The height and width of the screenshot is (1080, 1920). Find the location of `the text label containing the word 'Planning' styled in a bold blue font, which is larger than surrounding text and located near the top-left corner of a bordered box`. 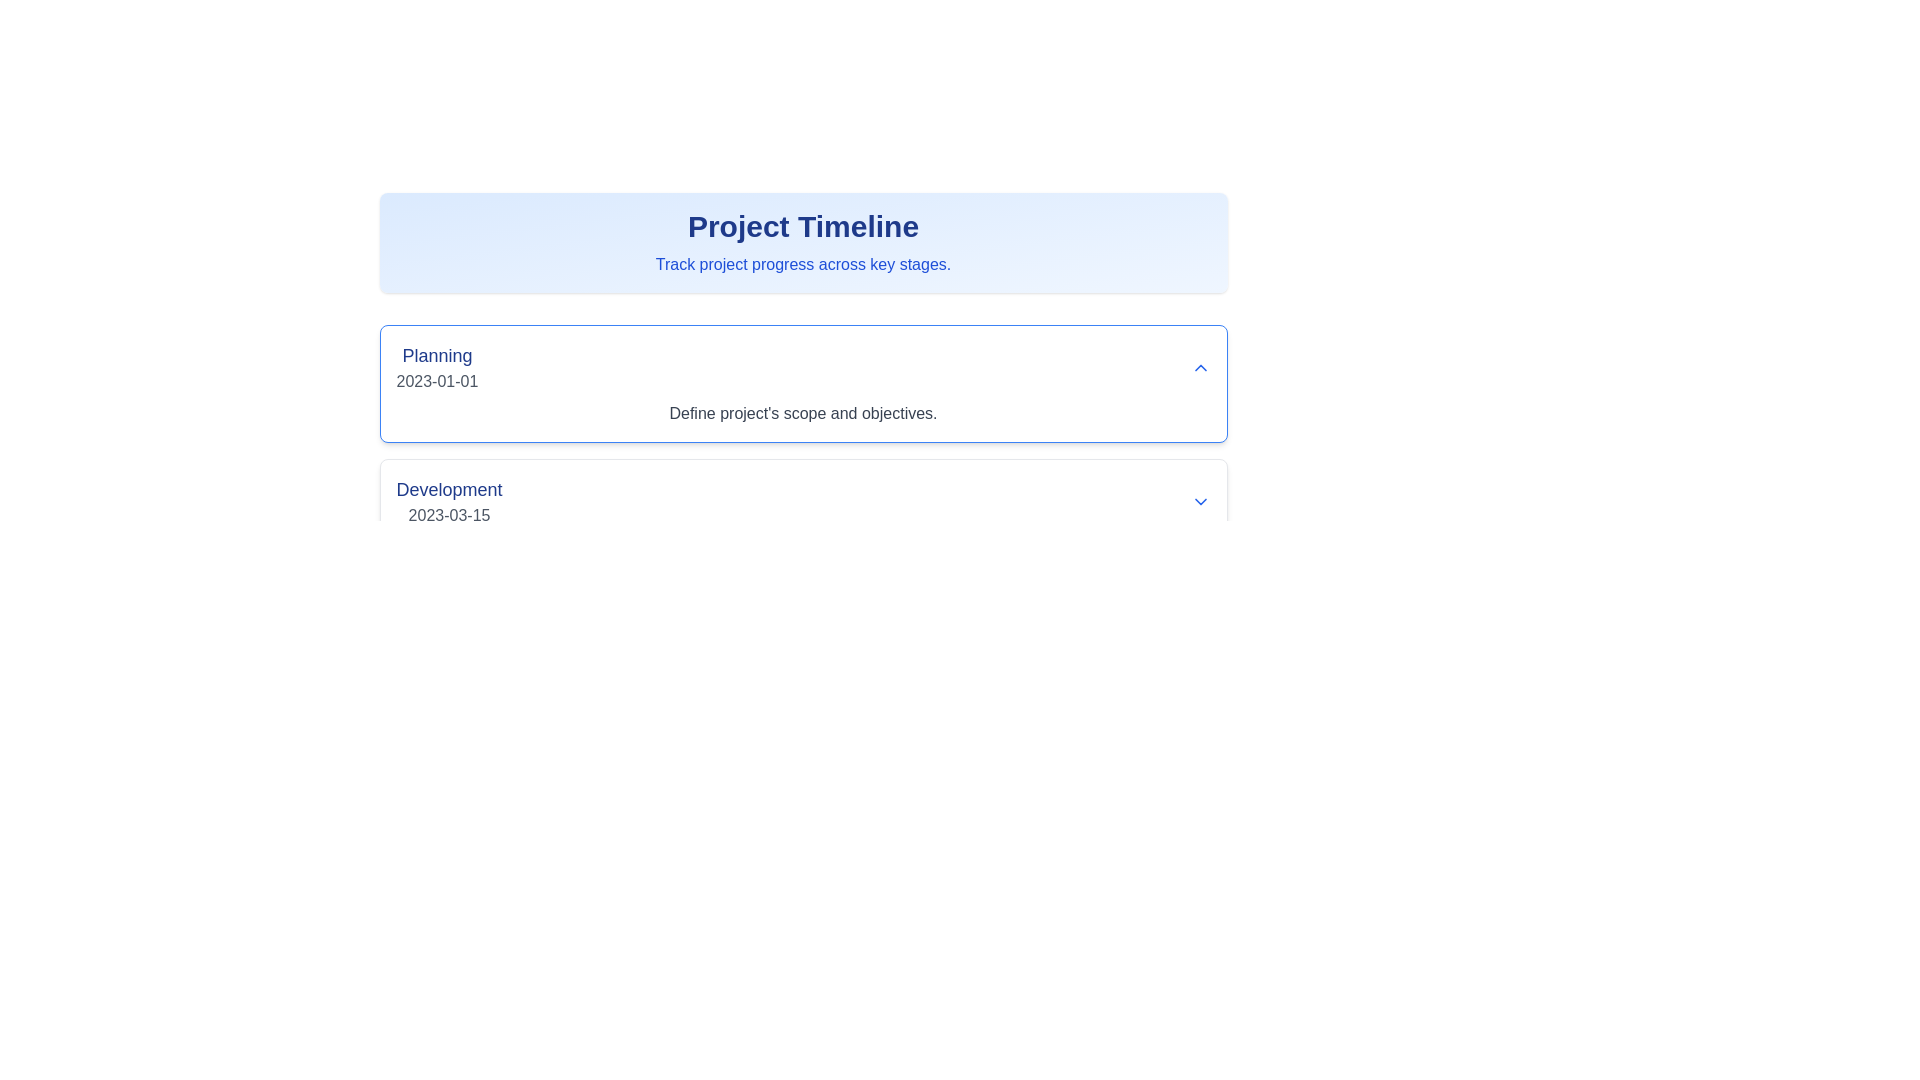

the text label containing the word 'Planning' styled in a bold blue font, which is larger than surrounding text and located near the top-left corner of a bordered box is located at coordinates (436, 354).